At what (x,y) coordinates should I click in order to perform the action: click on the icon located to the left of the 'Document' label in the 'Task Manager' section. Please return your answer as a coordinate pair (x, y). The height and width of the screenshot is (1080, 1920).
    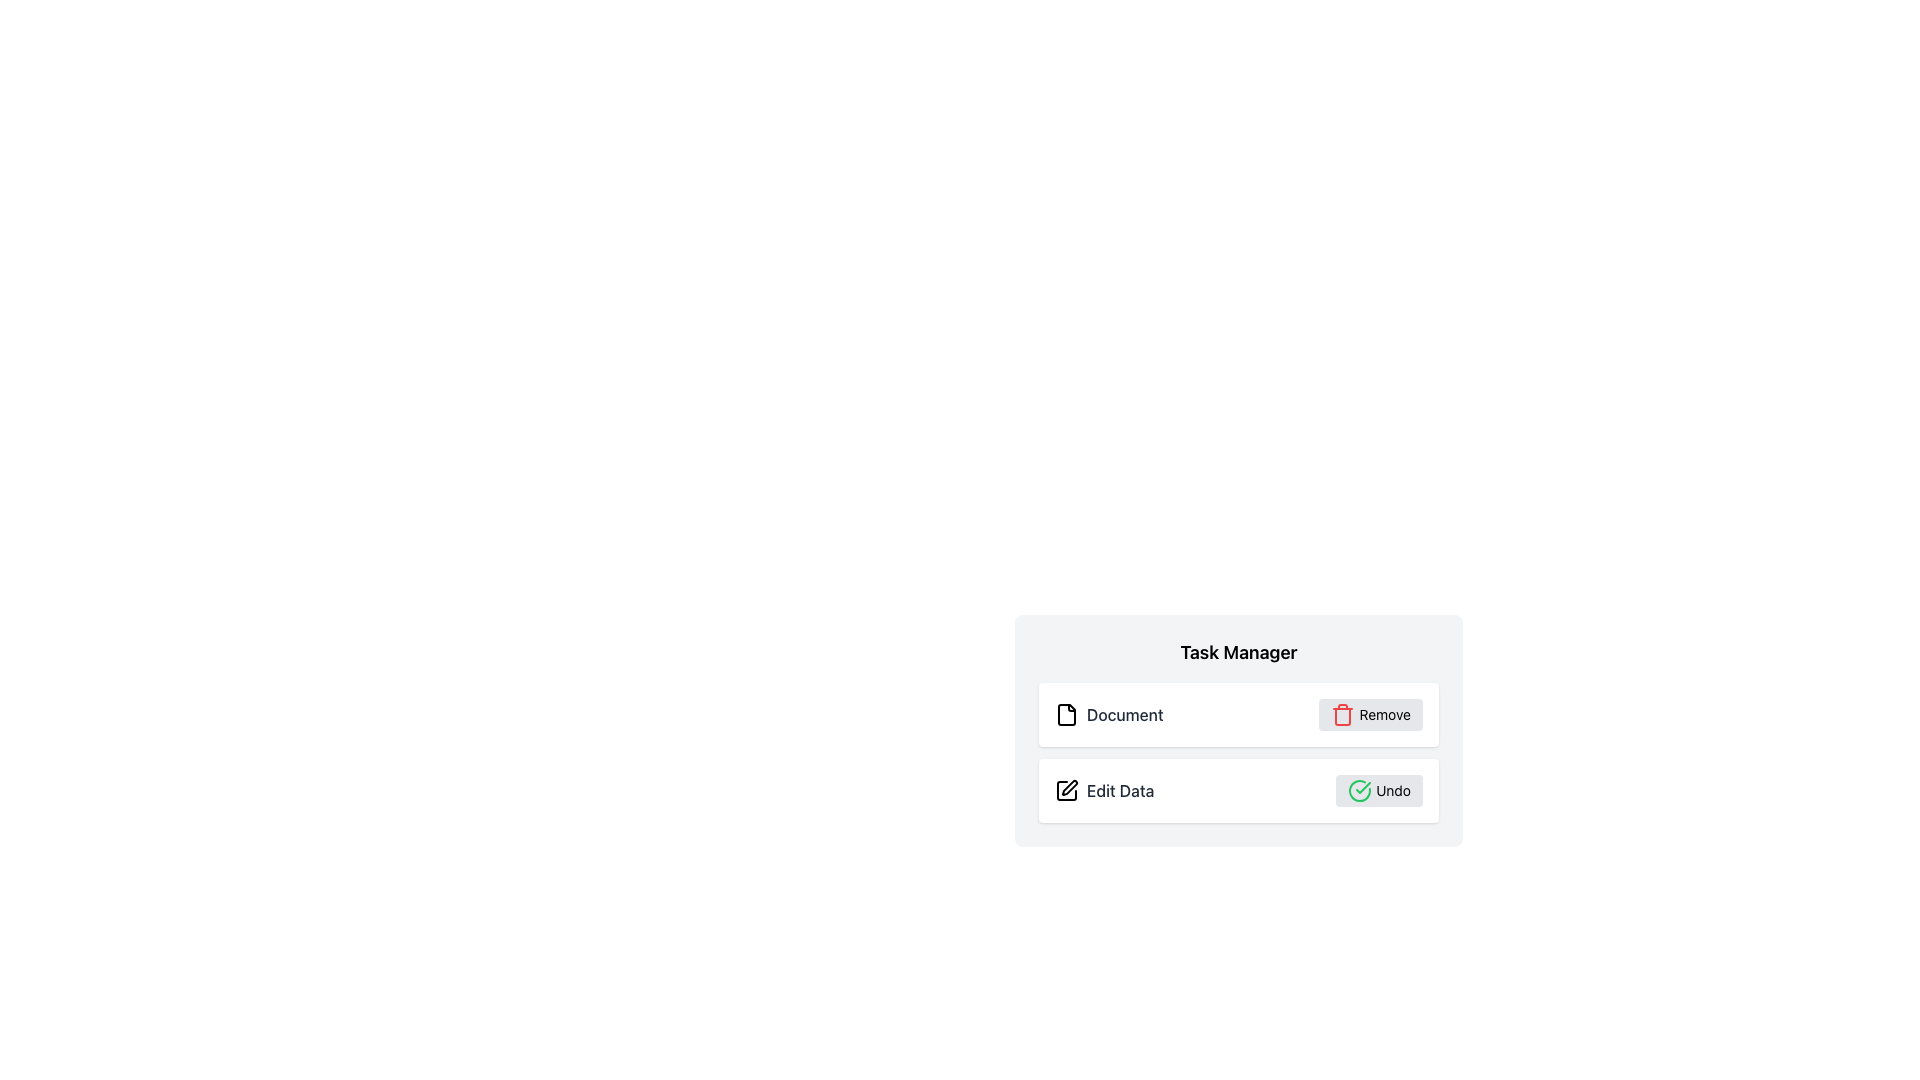
    Looking at the image, I should click on (1065, 713).